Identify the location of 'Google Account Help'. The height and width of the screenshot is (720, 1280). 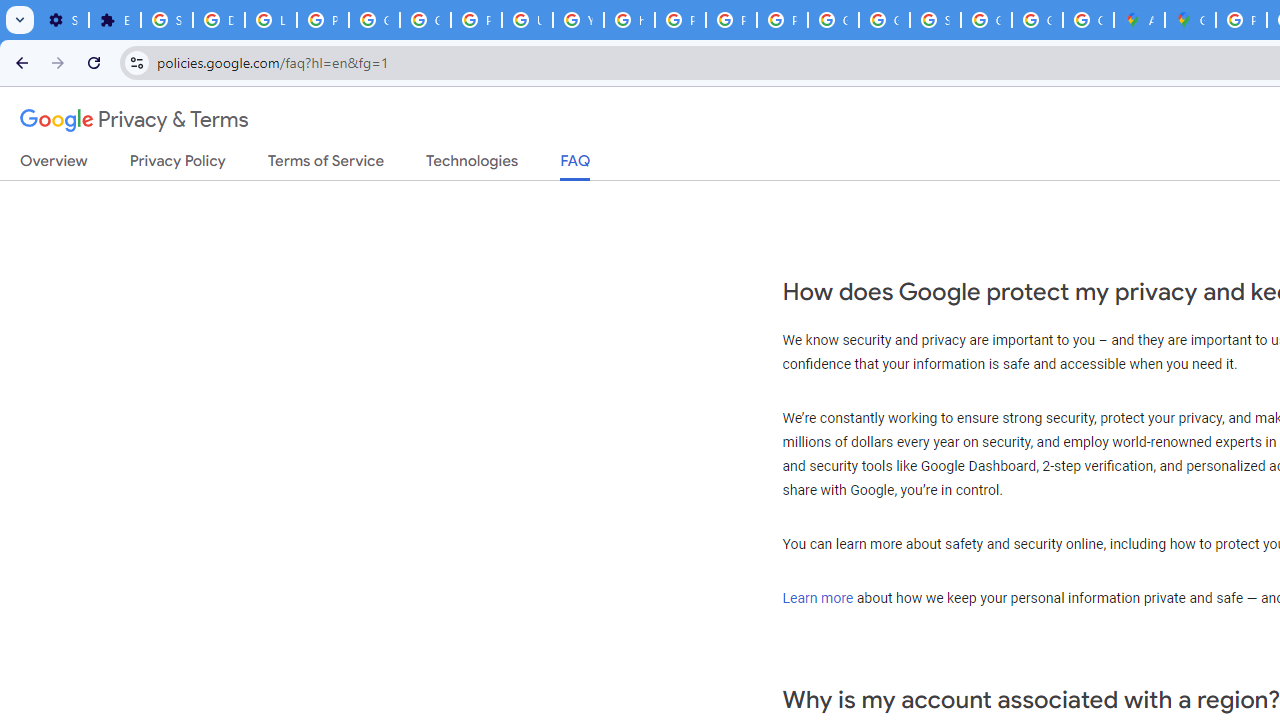
(375, 20).